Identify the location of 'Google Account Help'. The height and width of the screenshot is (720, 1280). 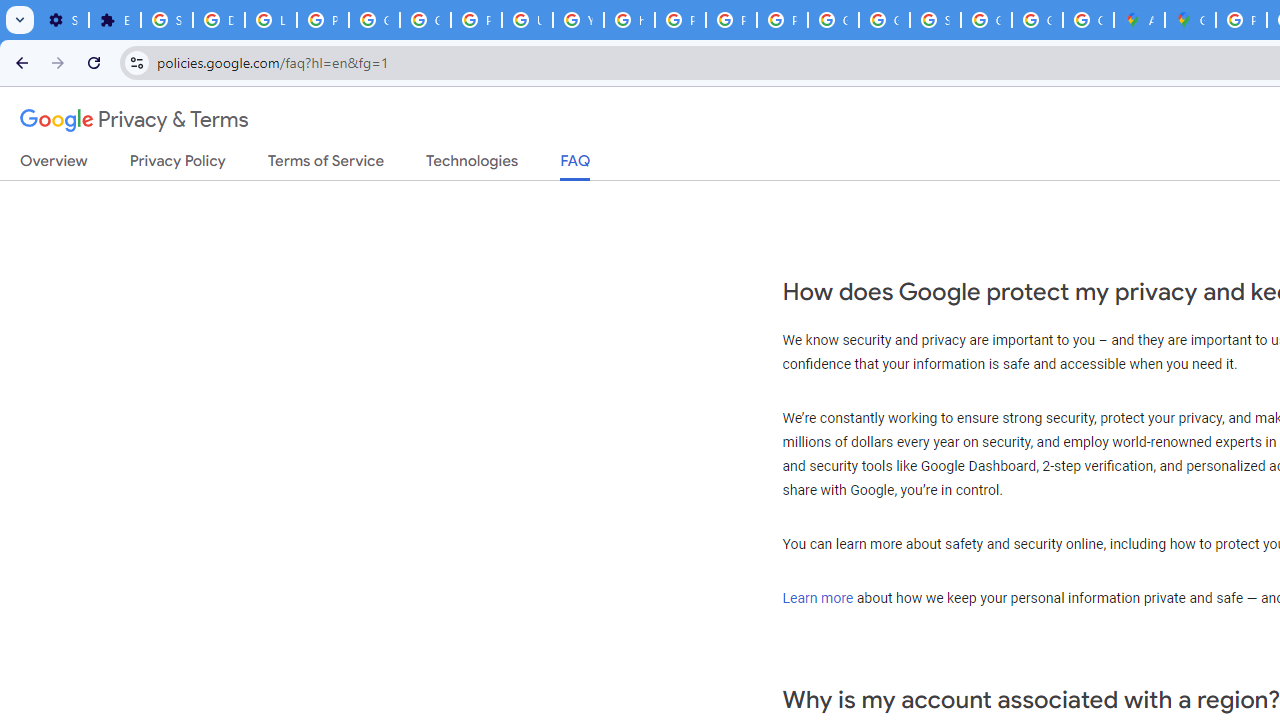
(375, 20).